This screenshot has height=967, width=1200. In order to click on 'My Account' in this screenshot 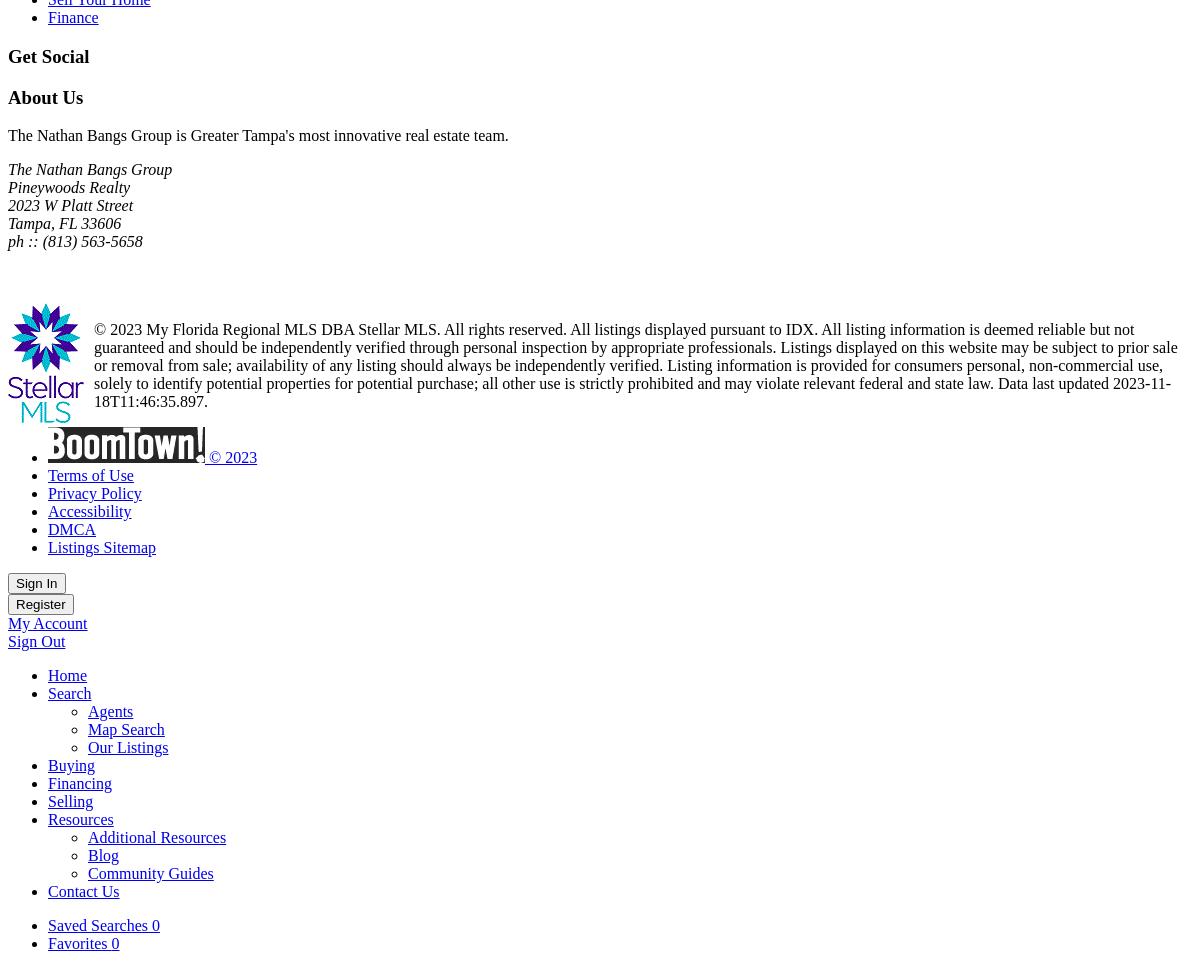, I will do `click(47, 623)`.